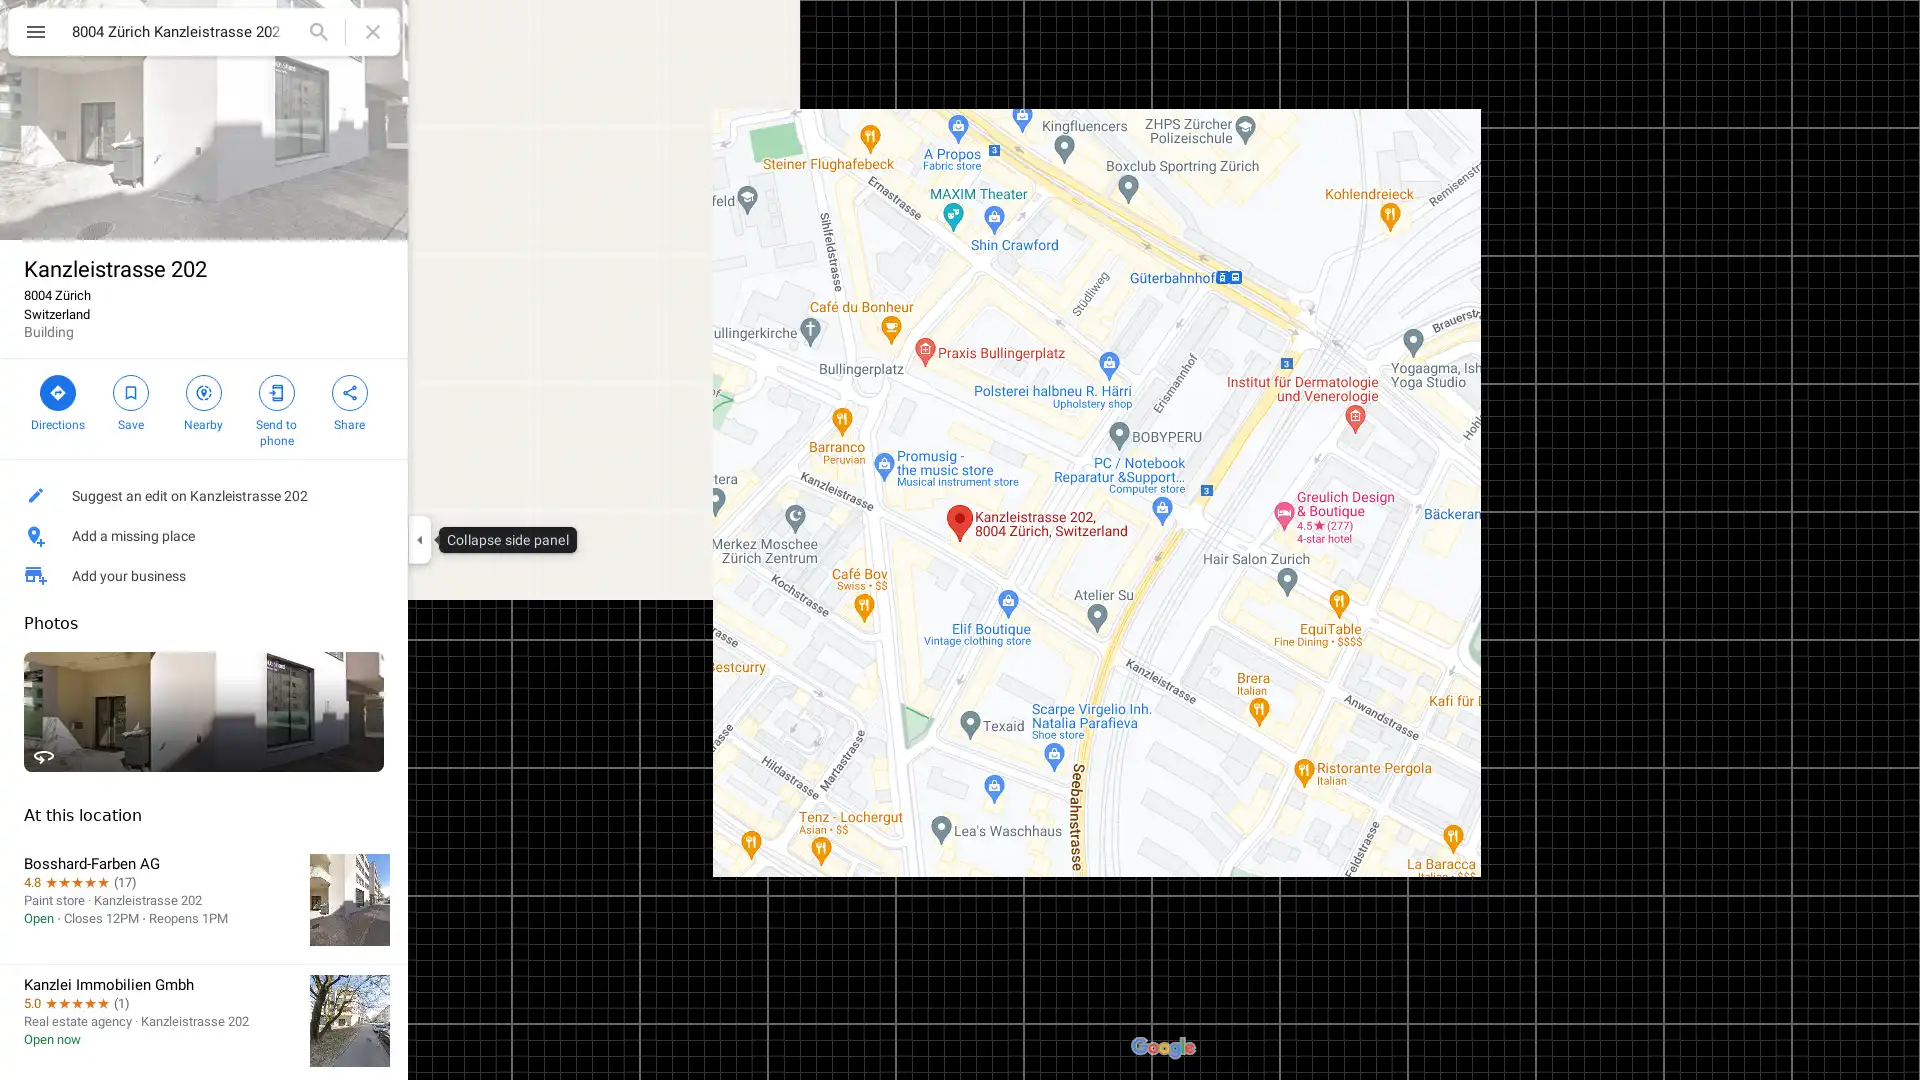 The height and width of the screenshot is (1080, 1920). I want to click on Share Kanzleistrasse 202, so click(349, 401).